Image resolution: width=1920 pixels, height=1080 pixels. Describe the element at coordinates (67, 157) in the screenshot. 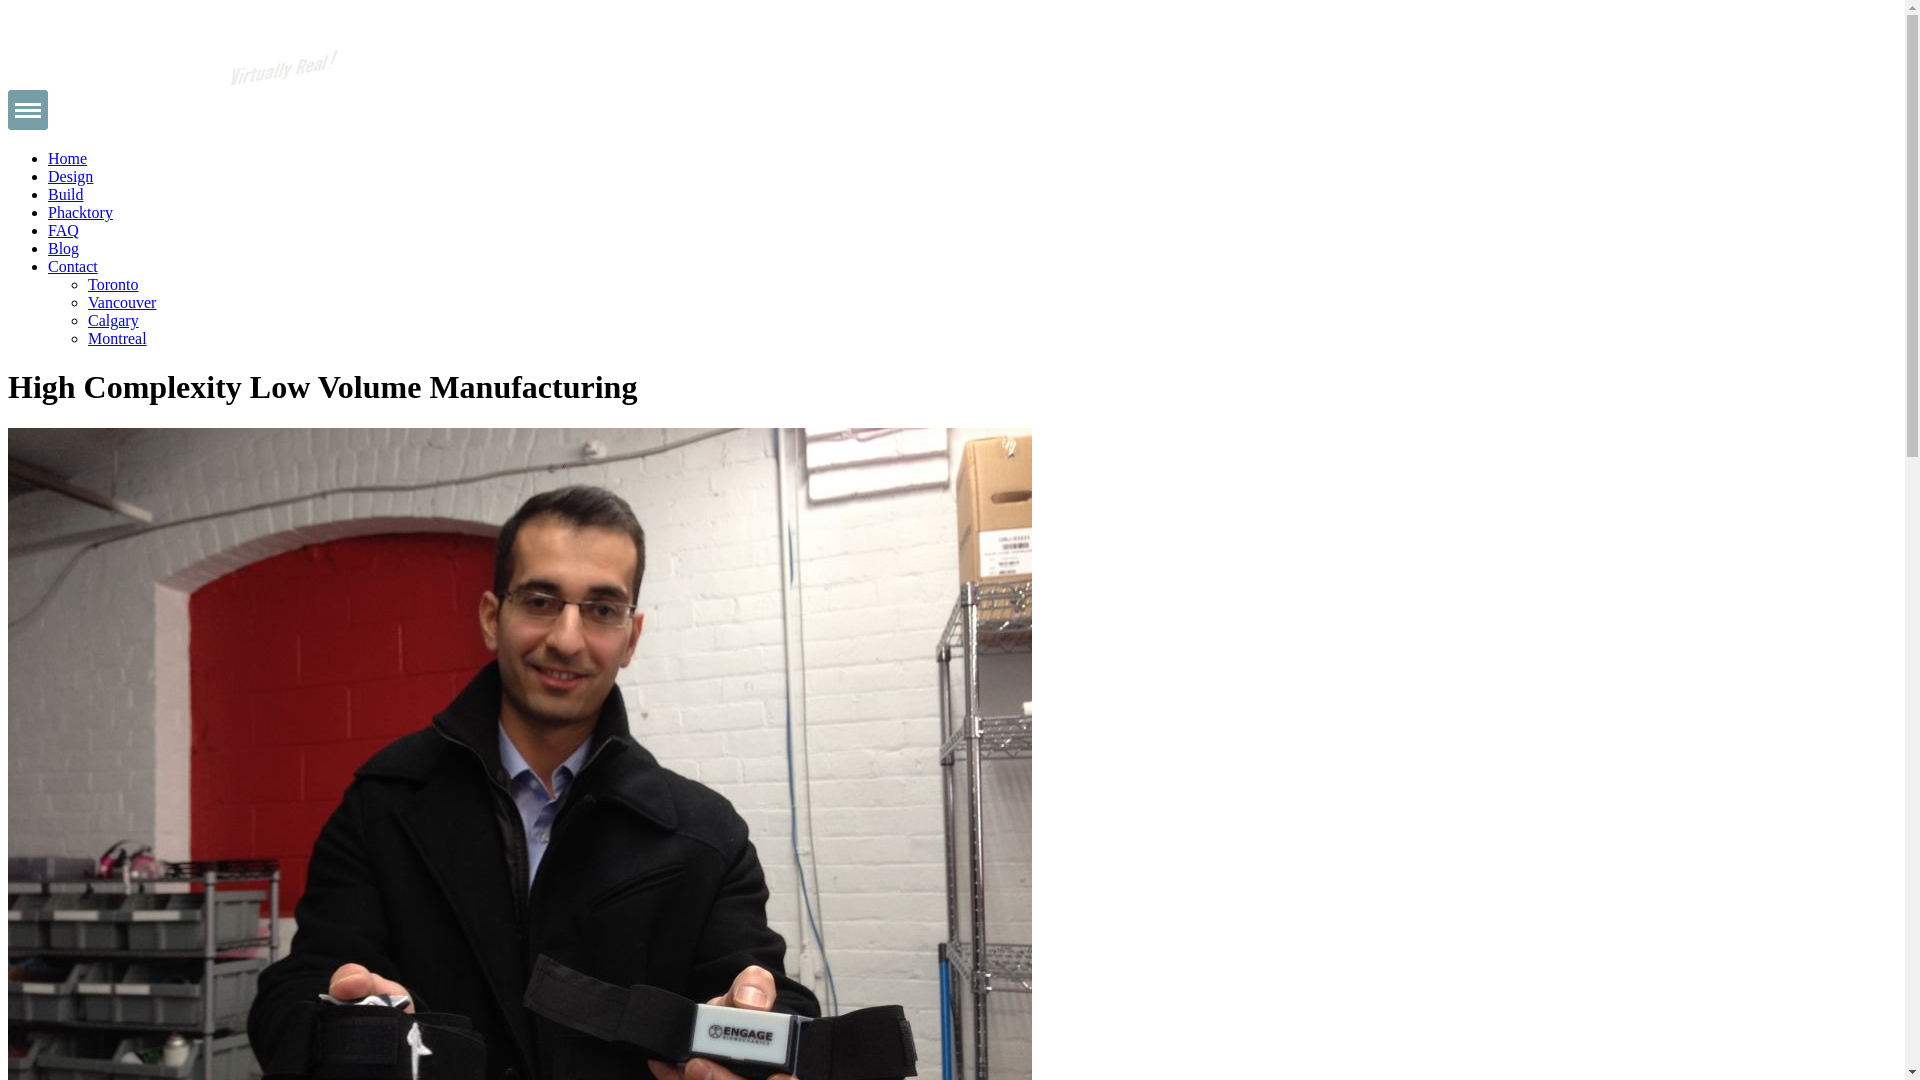

I see `'Home'` at that location.